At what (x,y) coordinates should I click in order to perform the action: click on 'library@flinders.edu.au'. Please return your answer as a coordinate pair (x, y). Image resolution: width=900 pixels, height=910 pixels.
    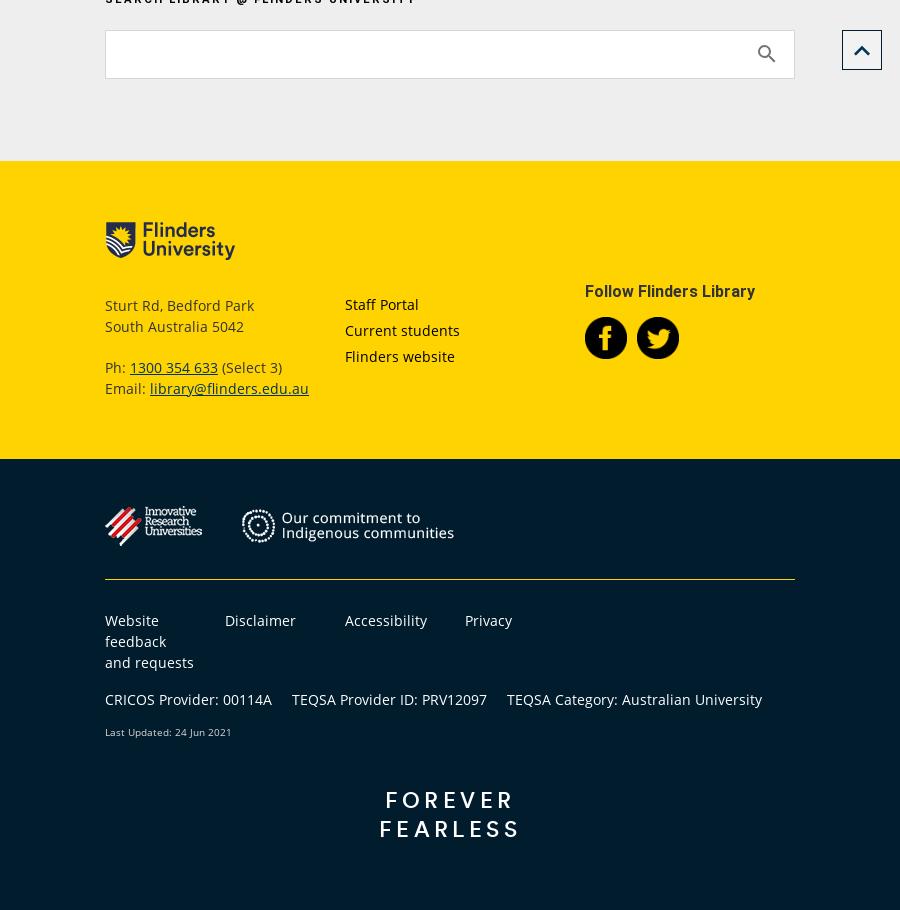
    Looking at the image, I should click on (228, 387).